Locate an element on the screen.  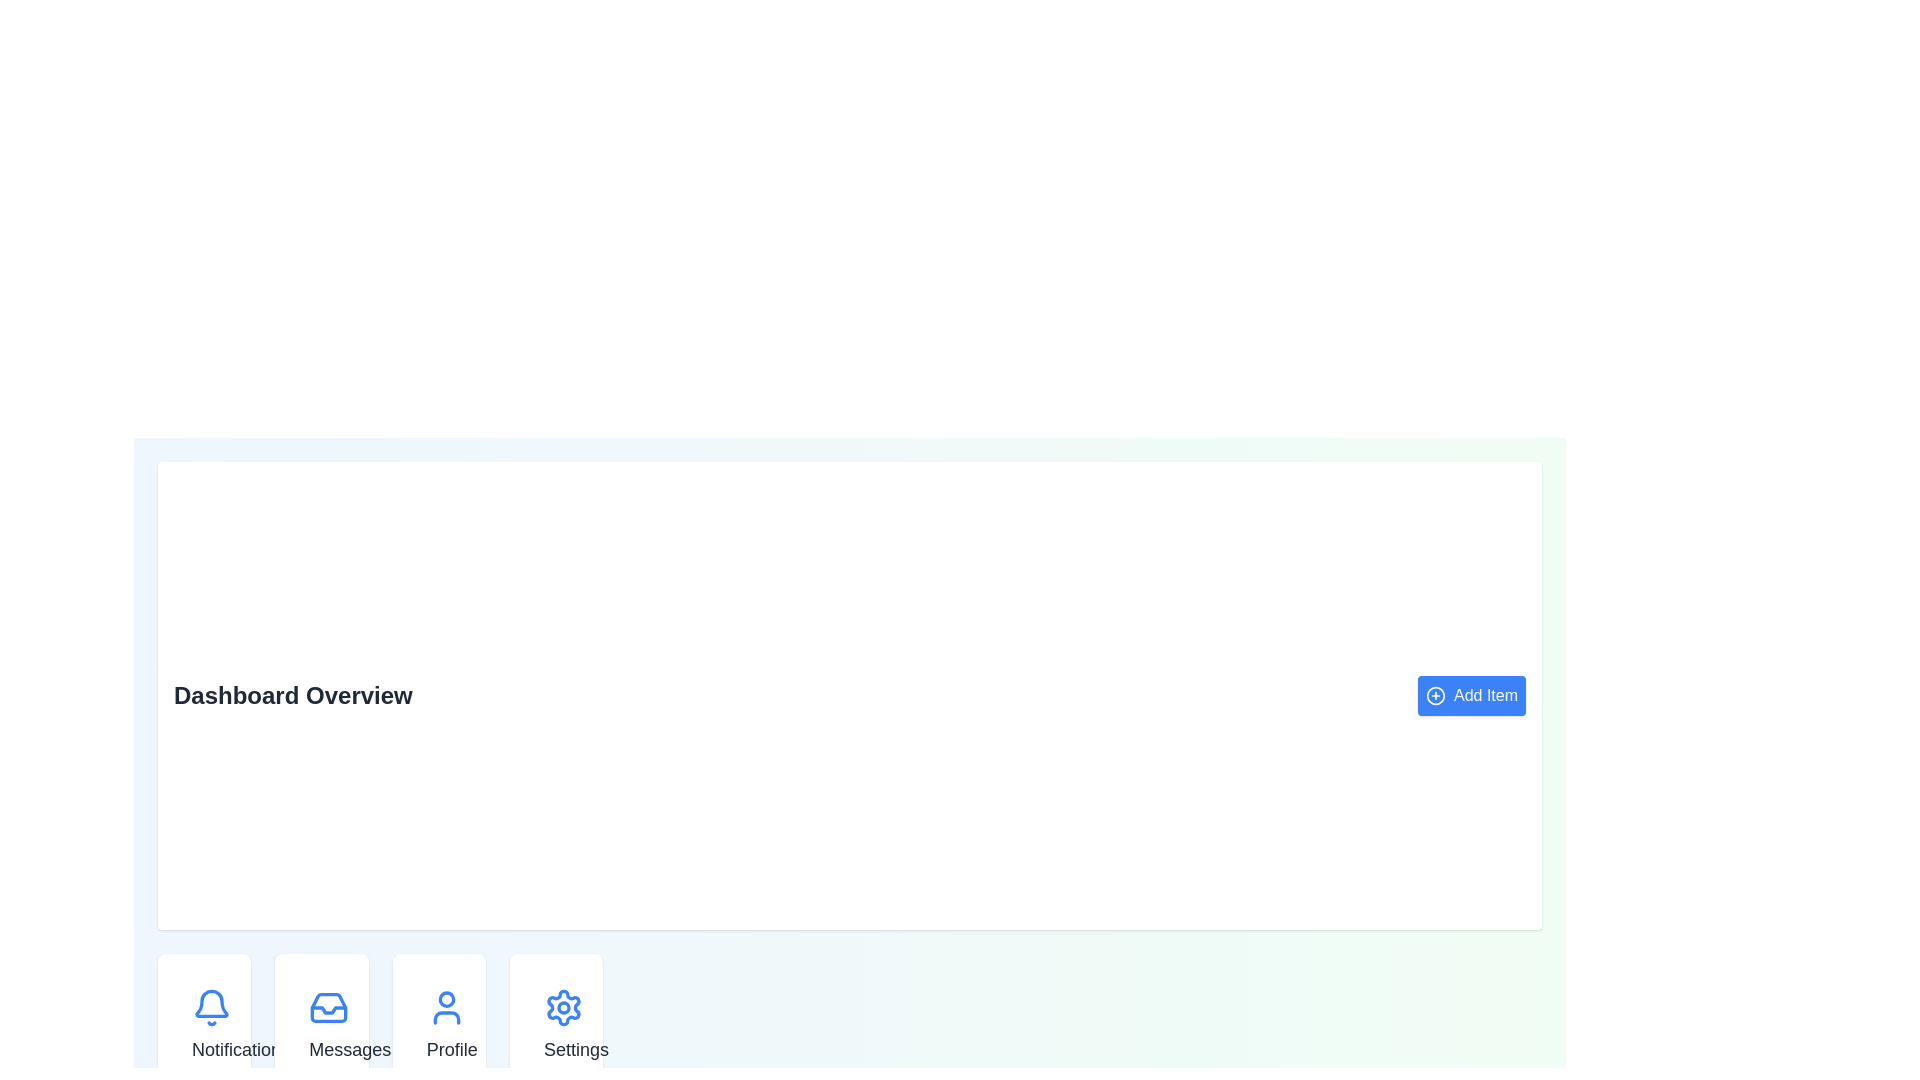
the 'Messages' icon located in the bottom navigation bar, which is the second icon from the left is located at coordinates (329, 1007).